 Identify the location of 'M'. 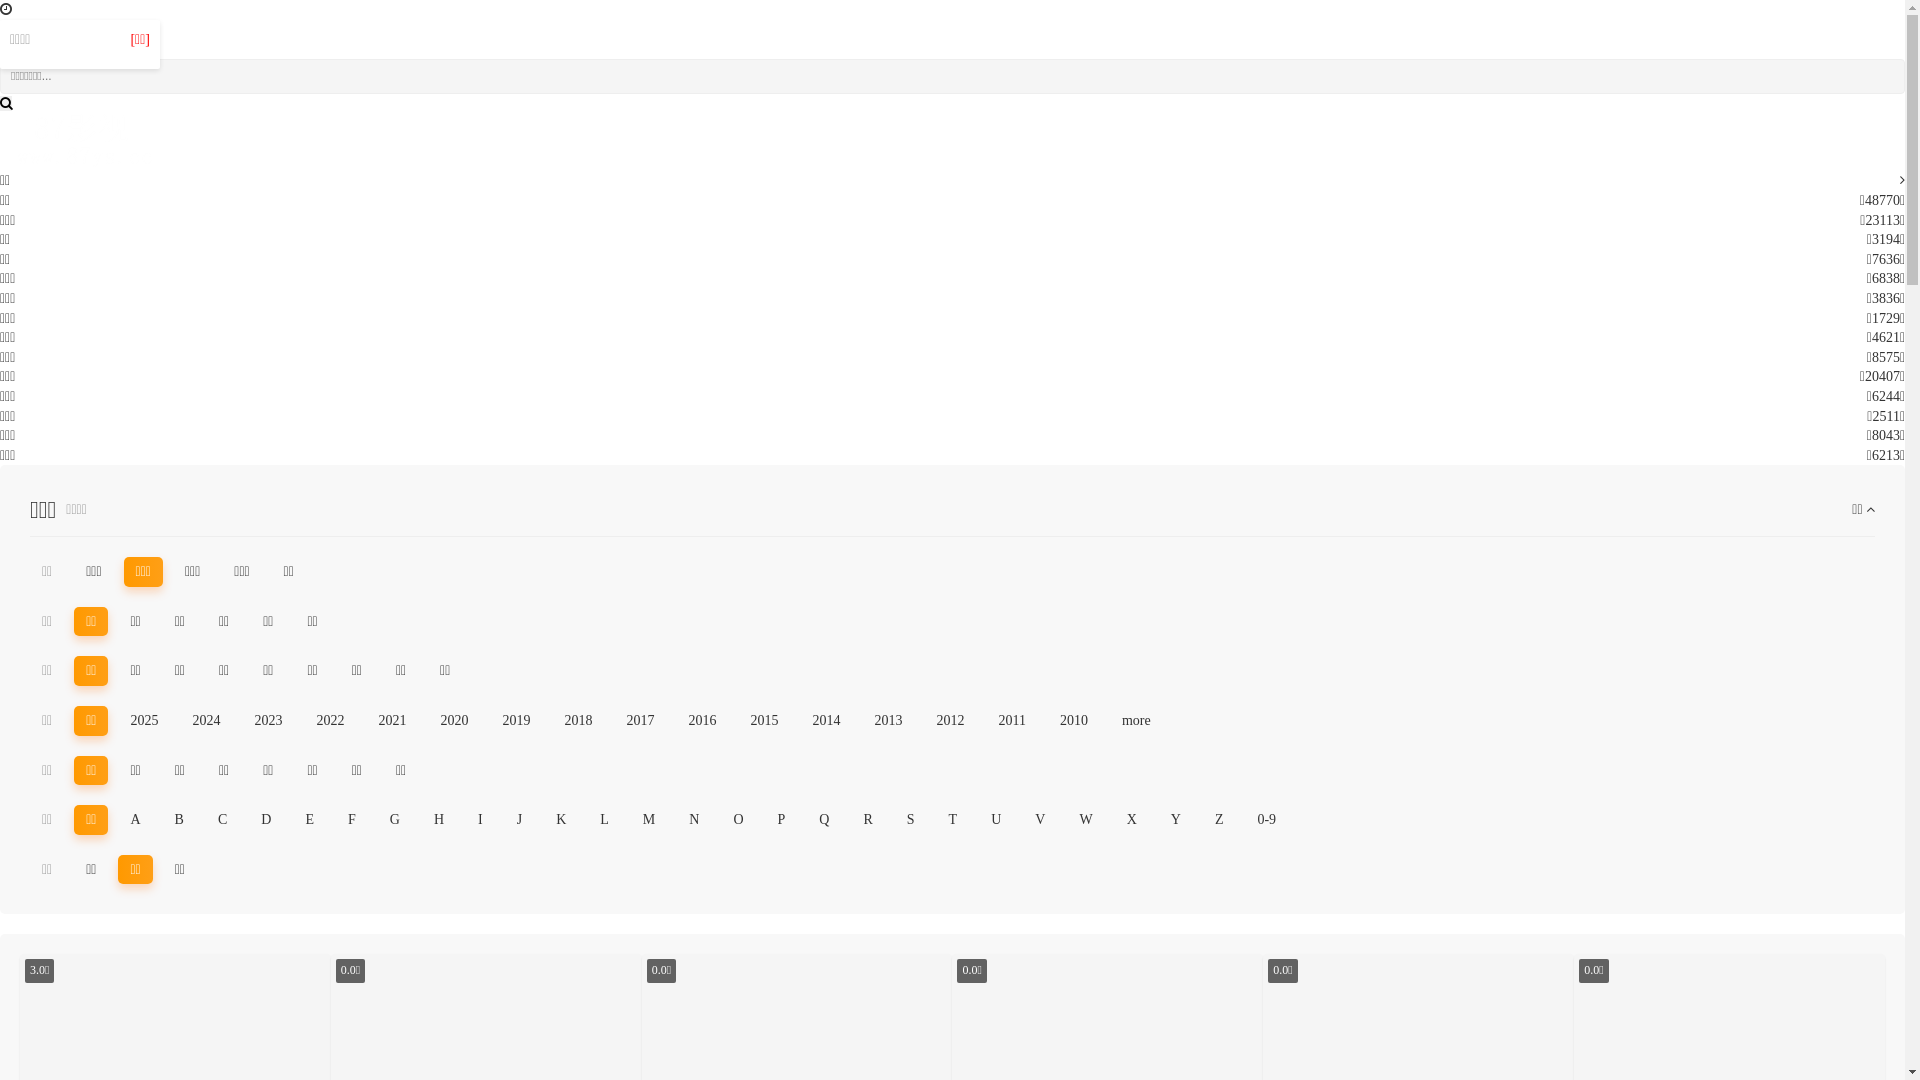
(648, 820).